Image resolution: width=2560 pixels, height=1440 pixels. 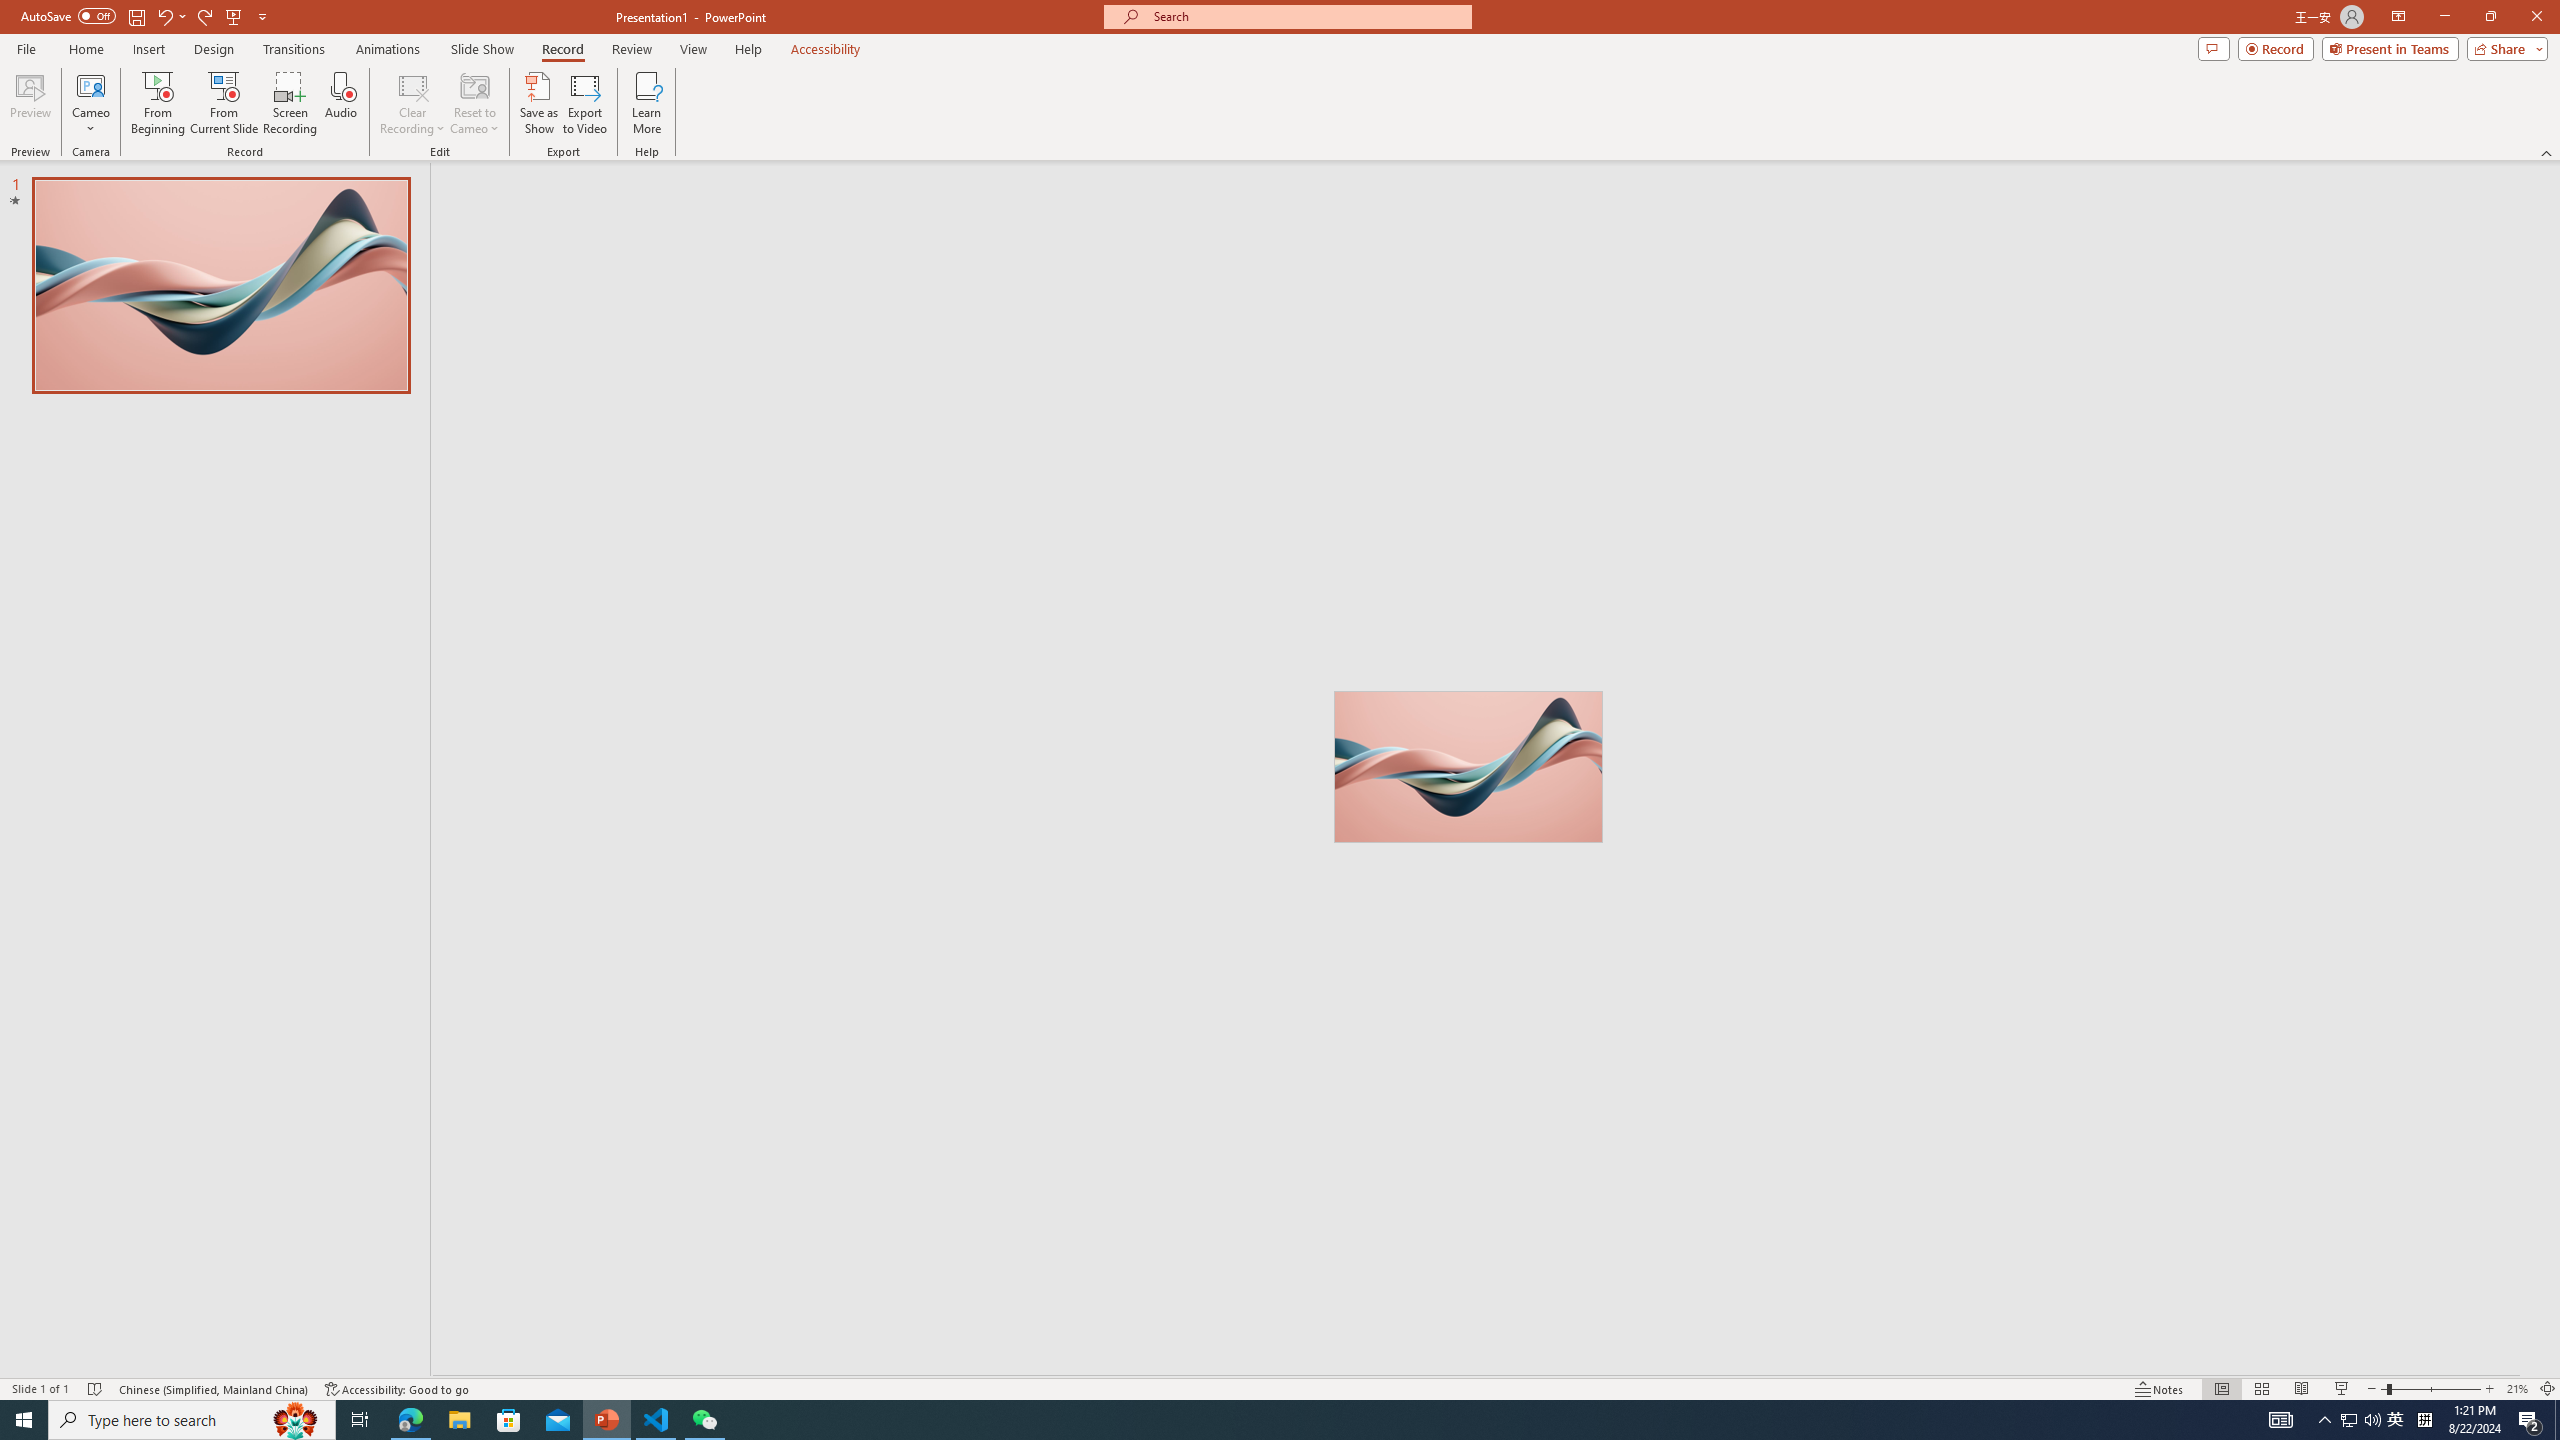 I want to click on 'Cameo', so click(x=89, y=103).